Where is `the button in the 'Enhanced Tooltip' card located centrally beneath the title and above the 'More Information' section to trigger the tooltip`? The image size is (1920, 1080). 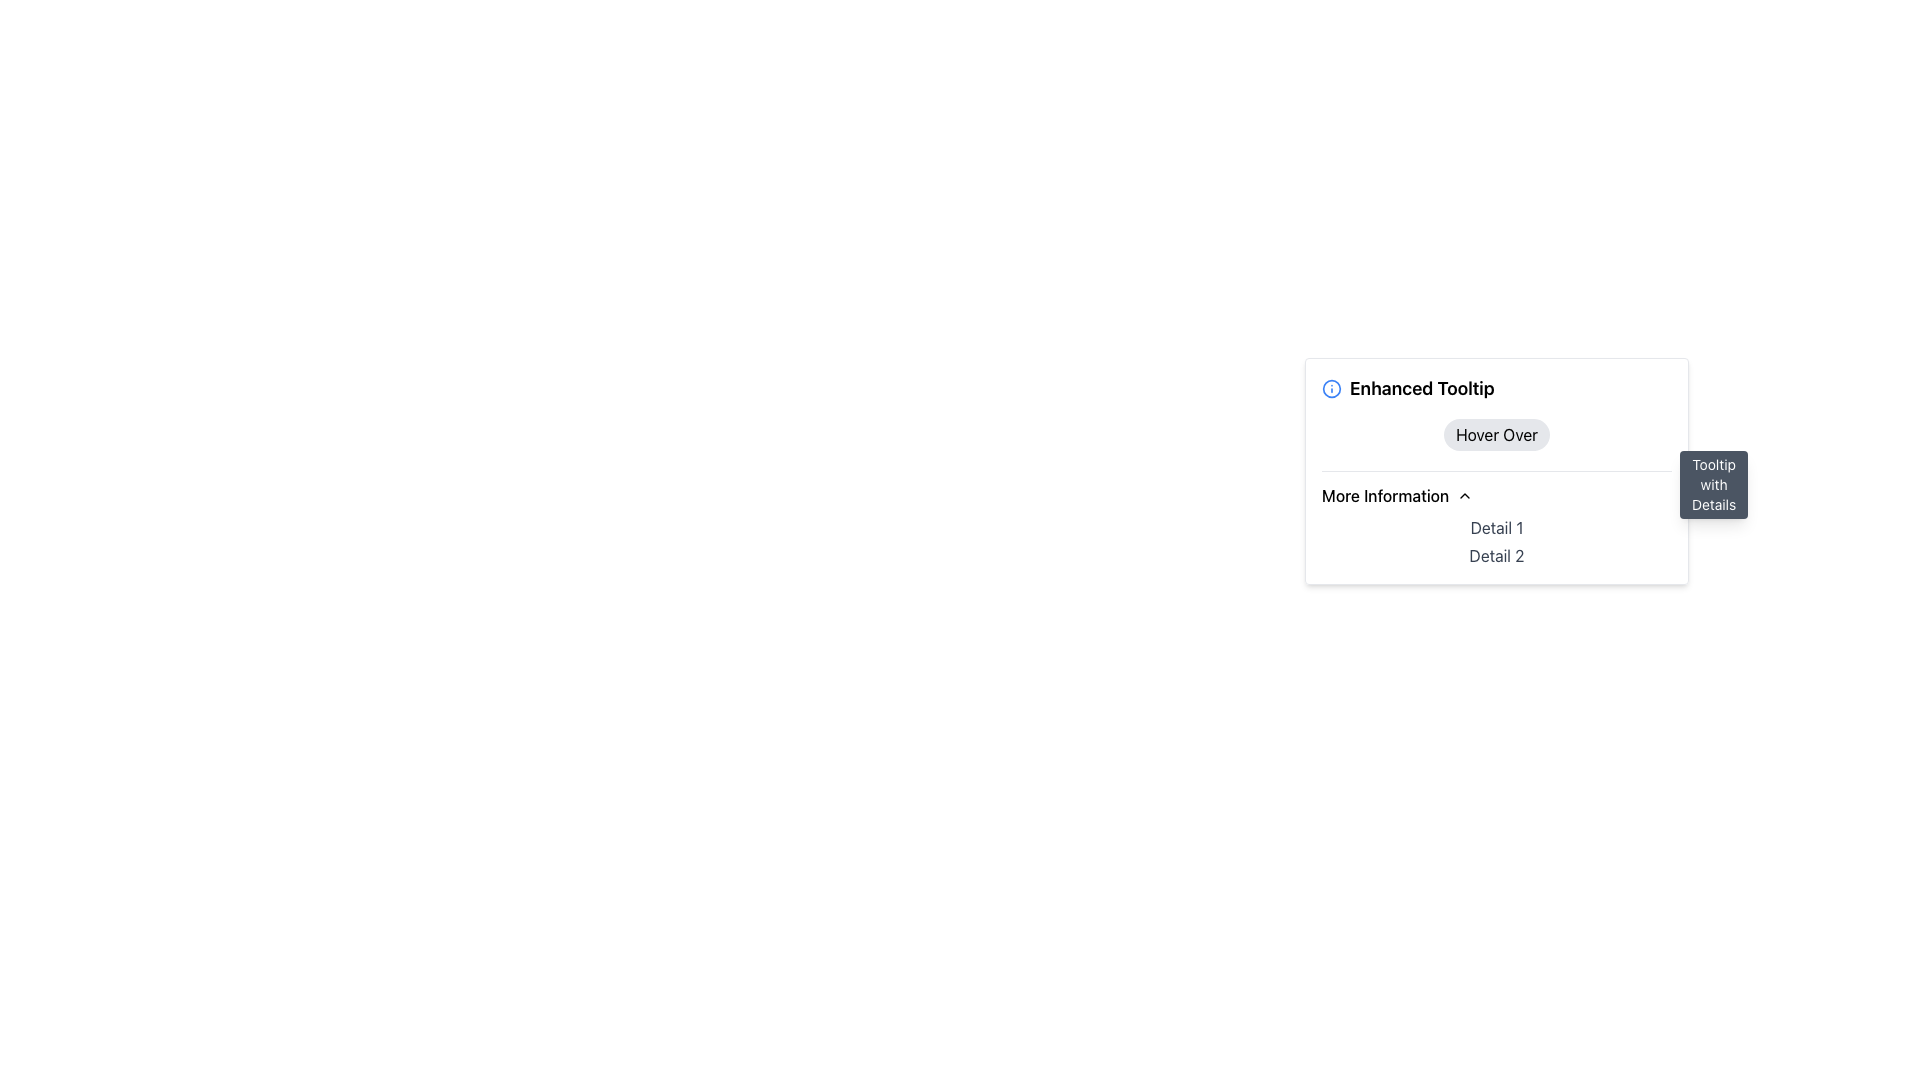 the button in the 'Enhanced Tooltip' card located centrally beneath the title and above the 'More Information' section to trigger the tooltip is located at coordinates (1497, 434).